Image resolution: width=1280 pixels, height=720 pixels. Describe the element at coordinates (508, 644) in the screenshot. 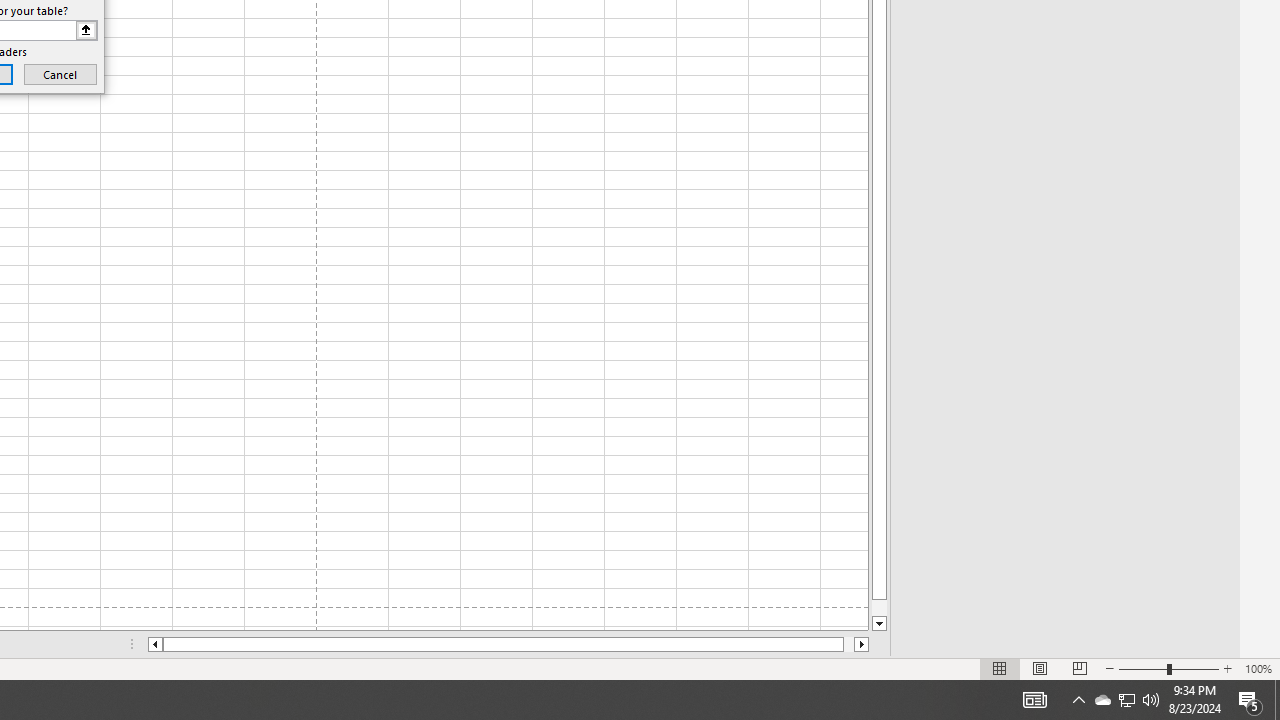

I see `'Class: NetUIScrollBar'` at that location.